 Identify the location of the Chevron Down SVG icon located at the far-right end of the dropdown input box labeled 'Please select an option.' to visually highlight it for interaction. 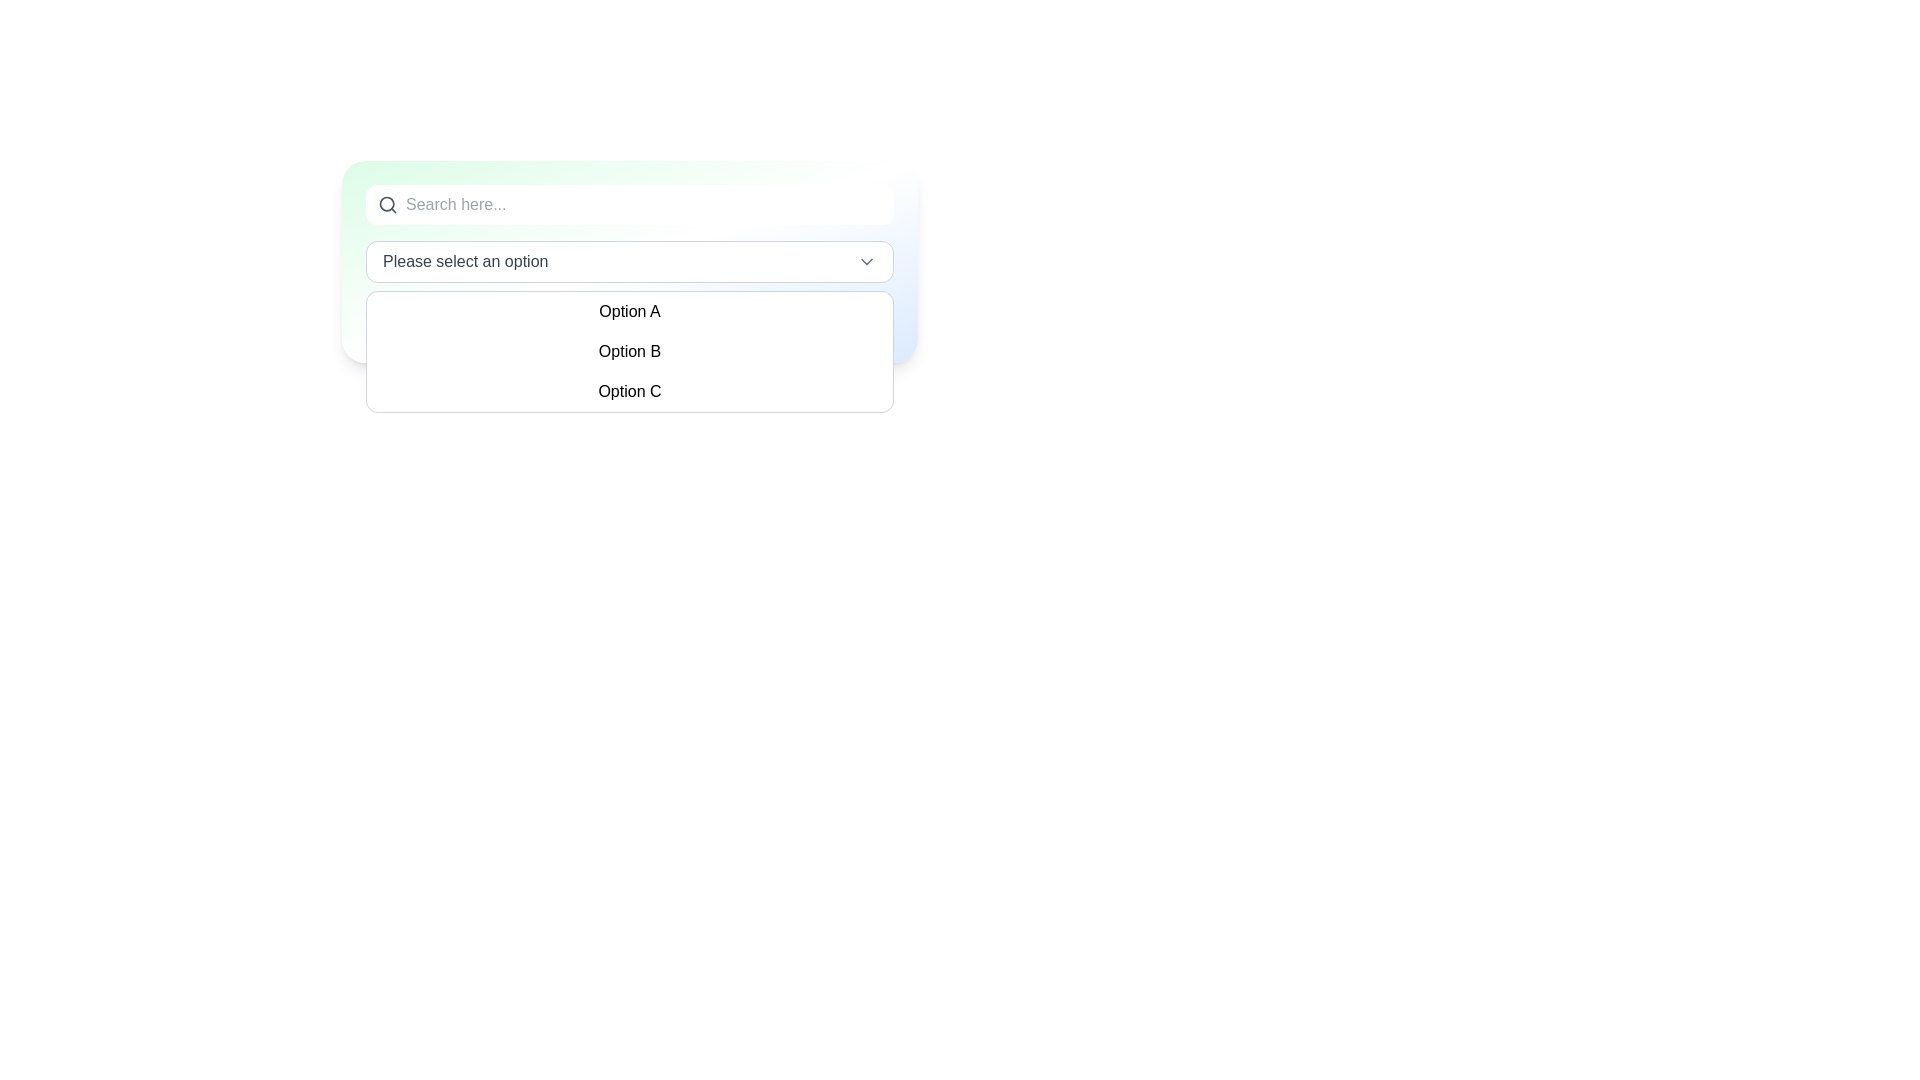
(867, 261).